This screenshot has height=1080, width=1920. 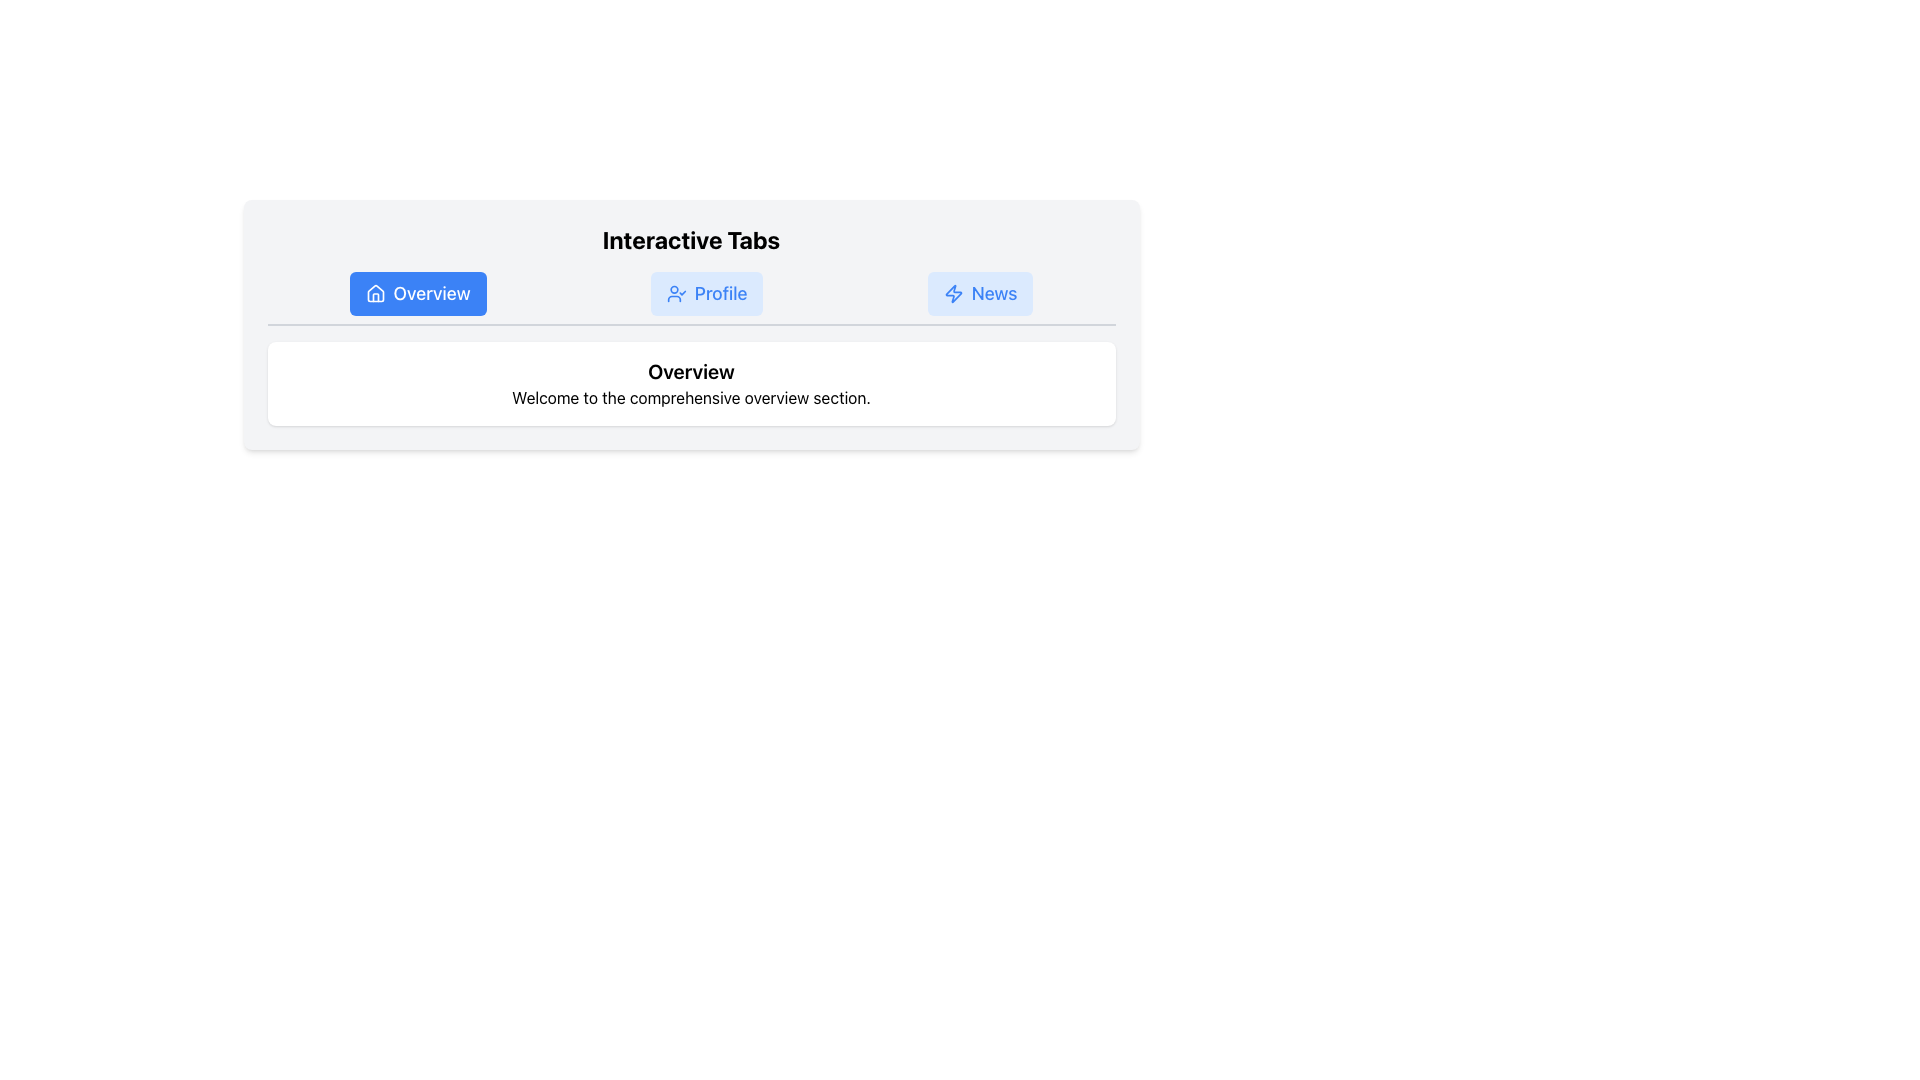 I want to click on the blue button labeled 'Overview' with a house icon to trigger visual feedback, so click(x=416, y=293).